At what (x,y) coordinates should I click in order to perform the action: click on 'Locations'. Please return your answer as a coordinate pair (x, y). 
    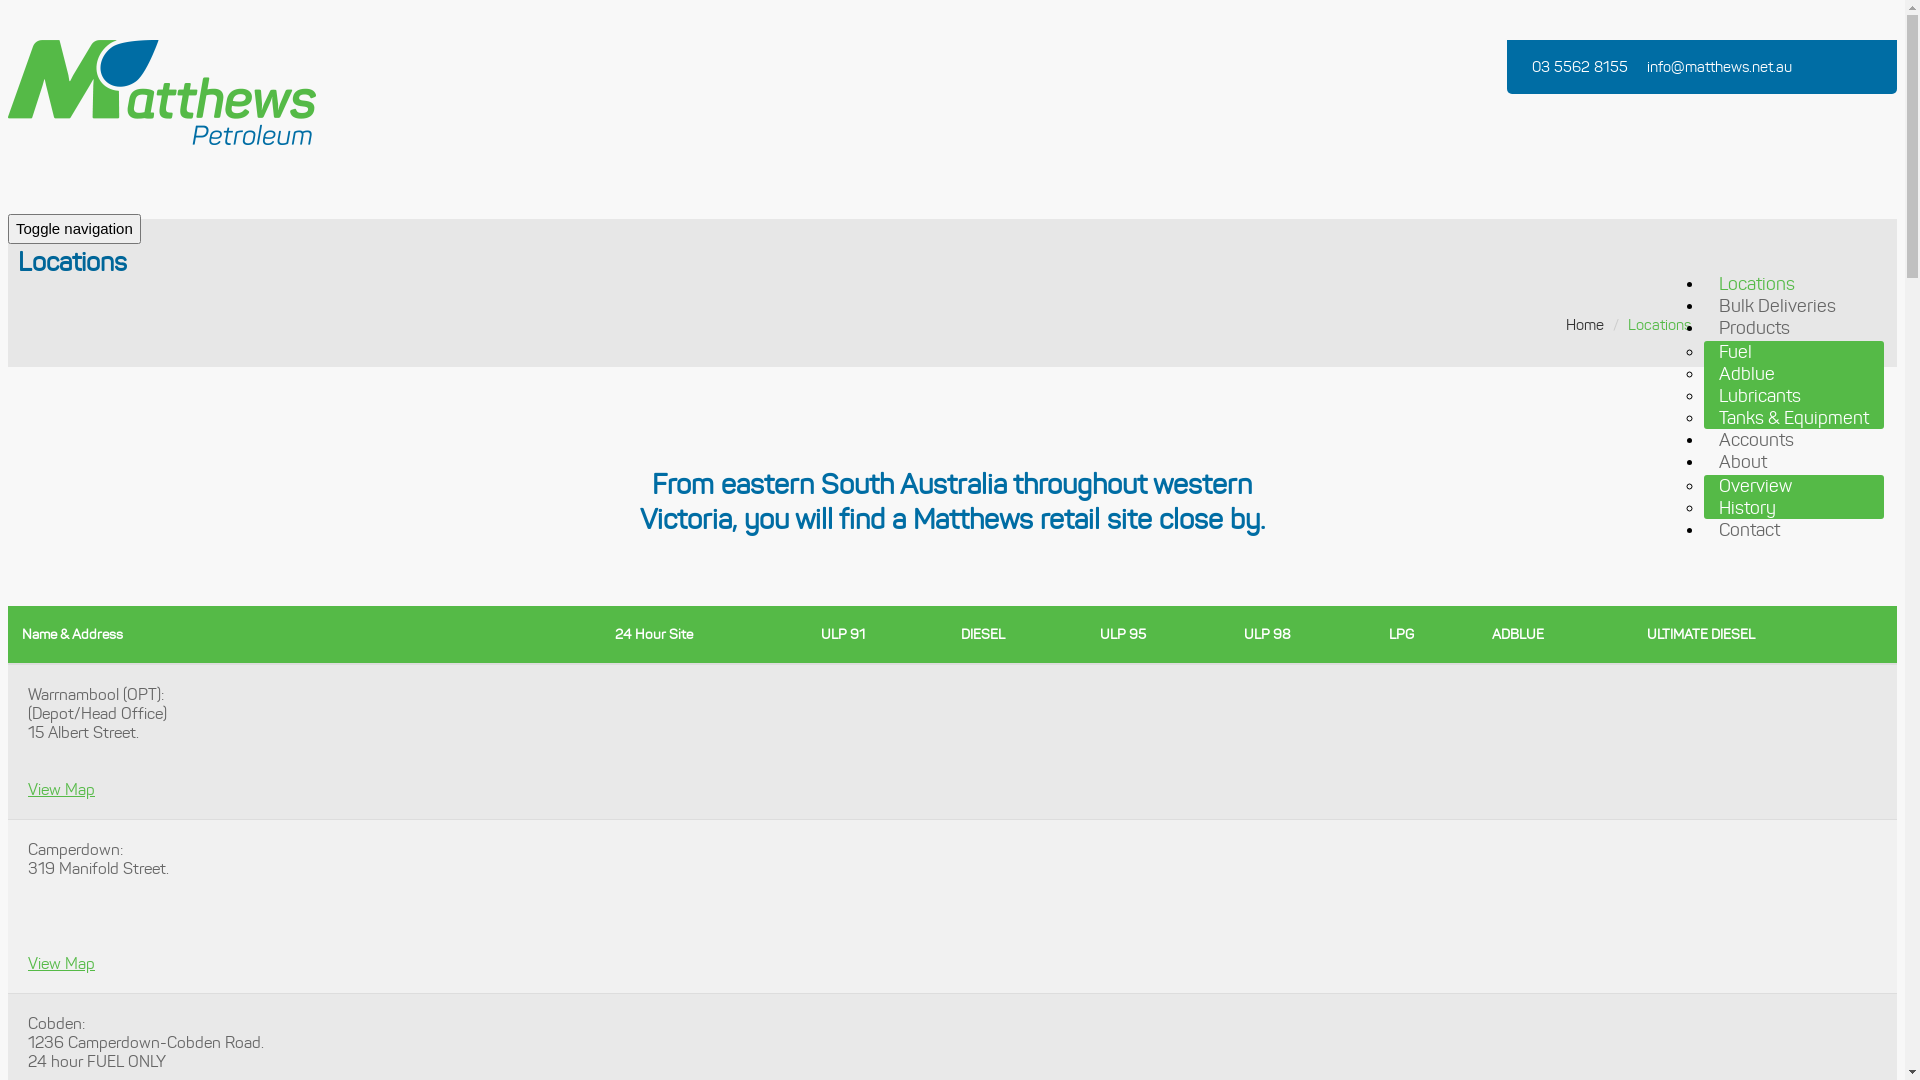
    Looking at the image, I should click on (1755, 284).